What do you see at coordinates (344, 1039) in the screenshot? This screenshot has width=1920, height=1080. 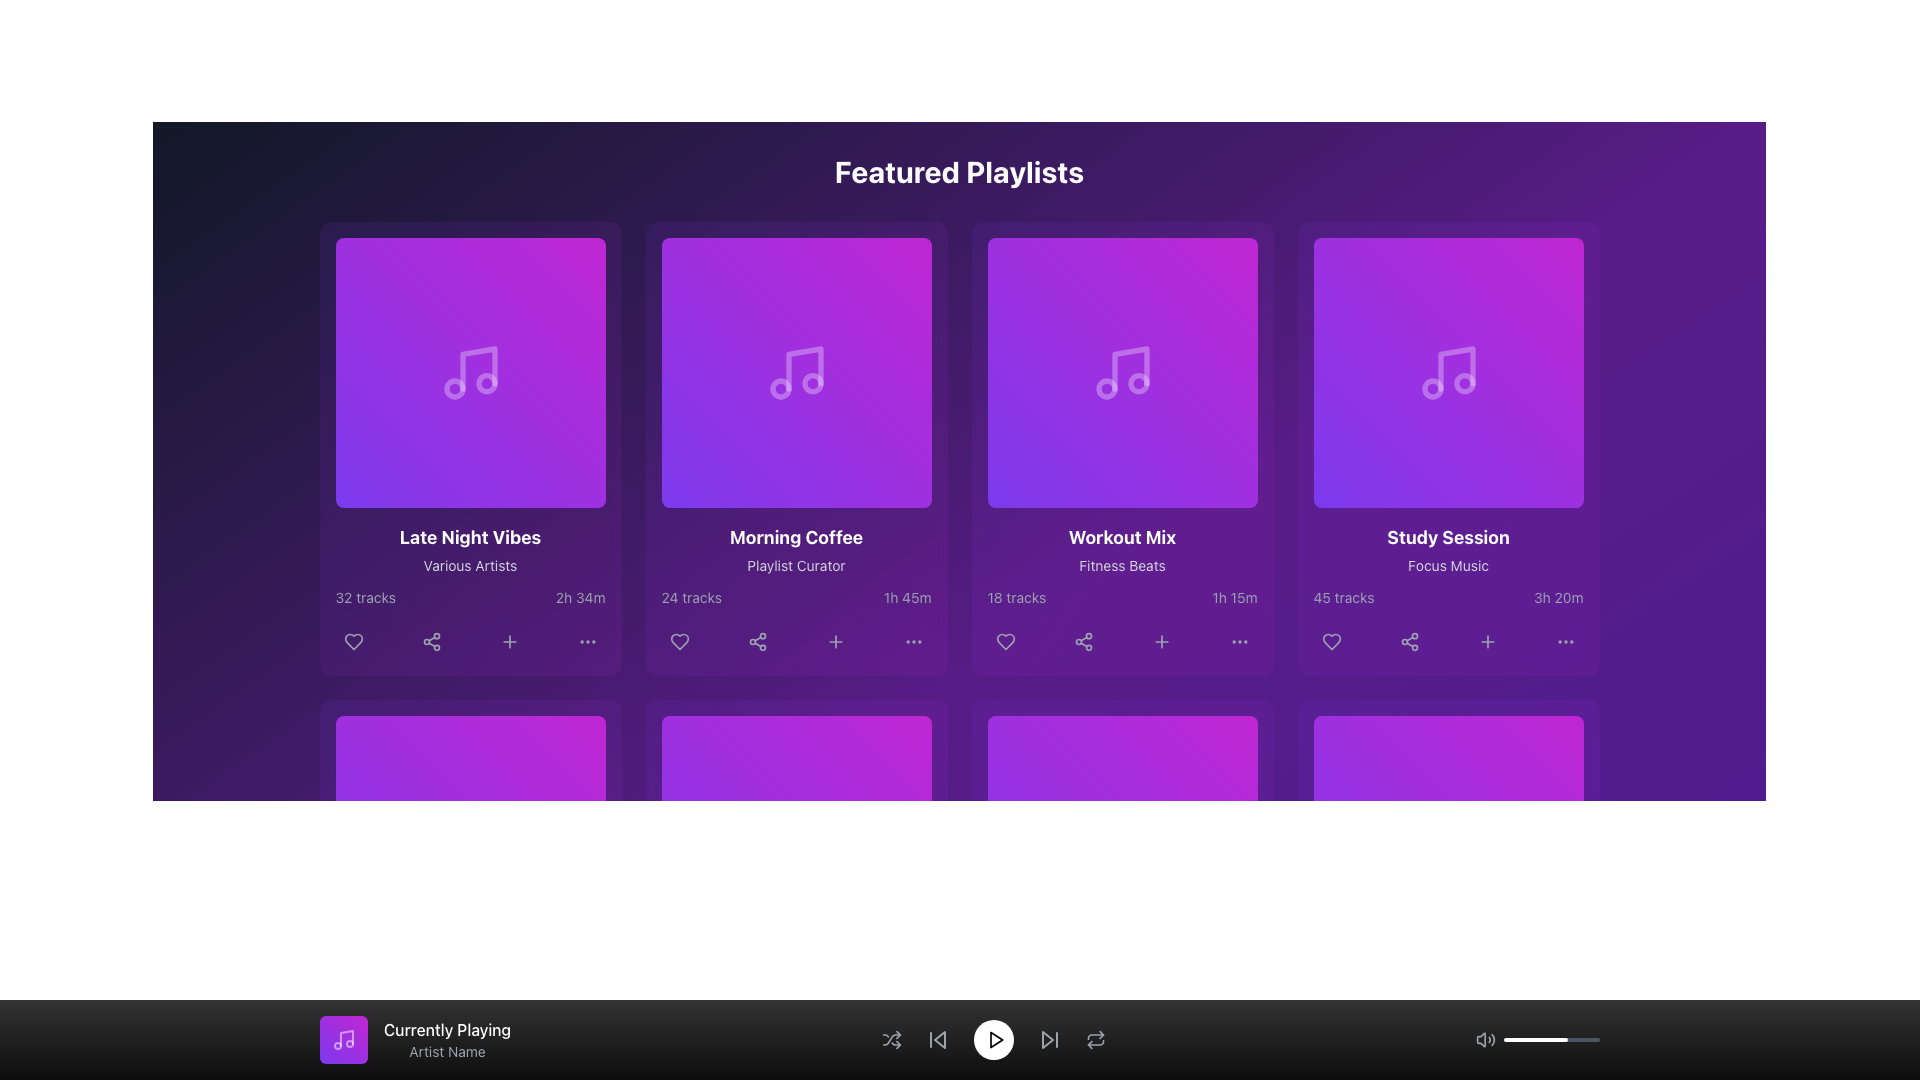 I see `the central musical note icon rendered in white, located inside a purple square button in the media control bar, to interact with the music player` at bounding box center [344, 1039].